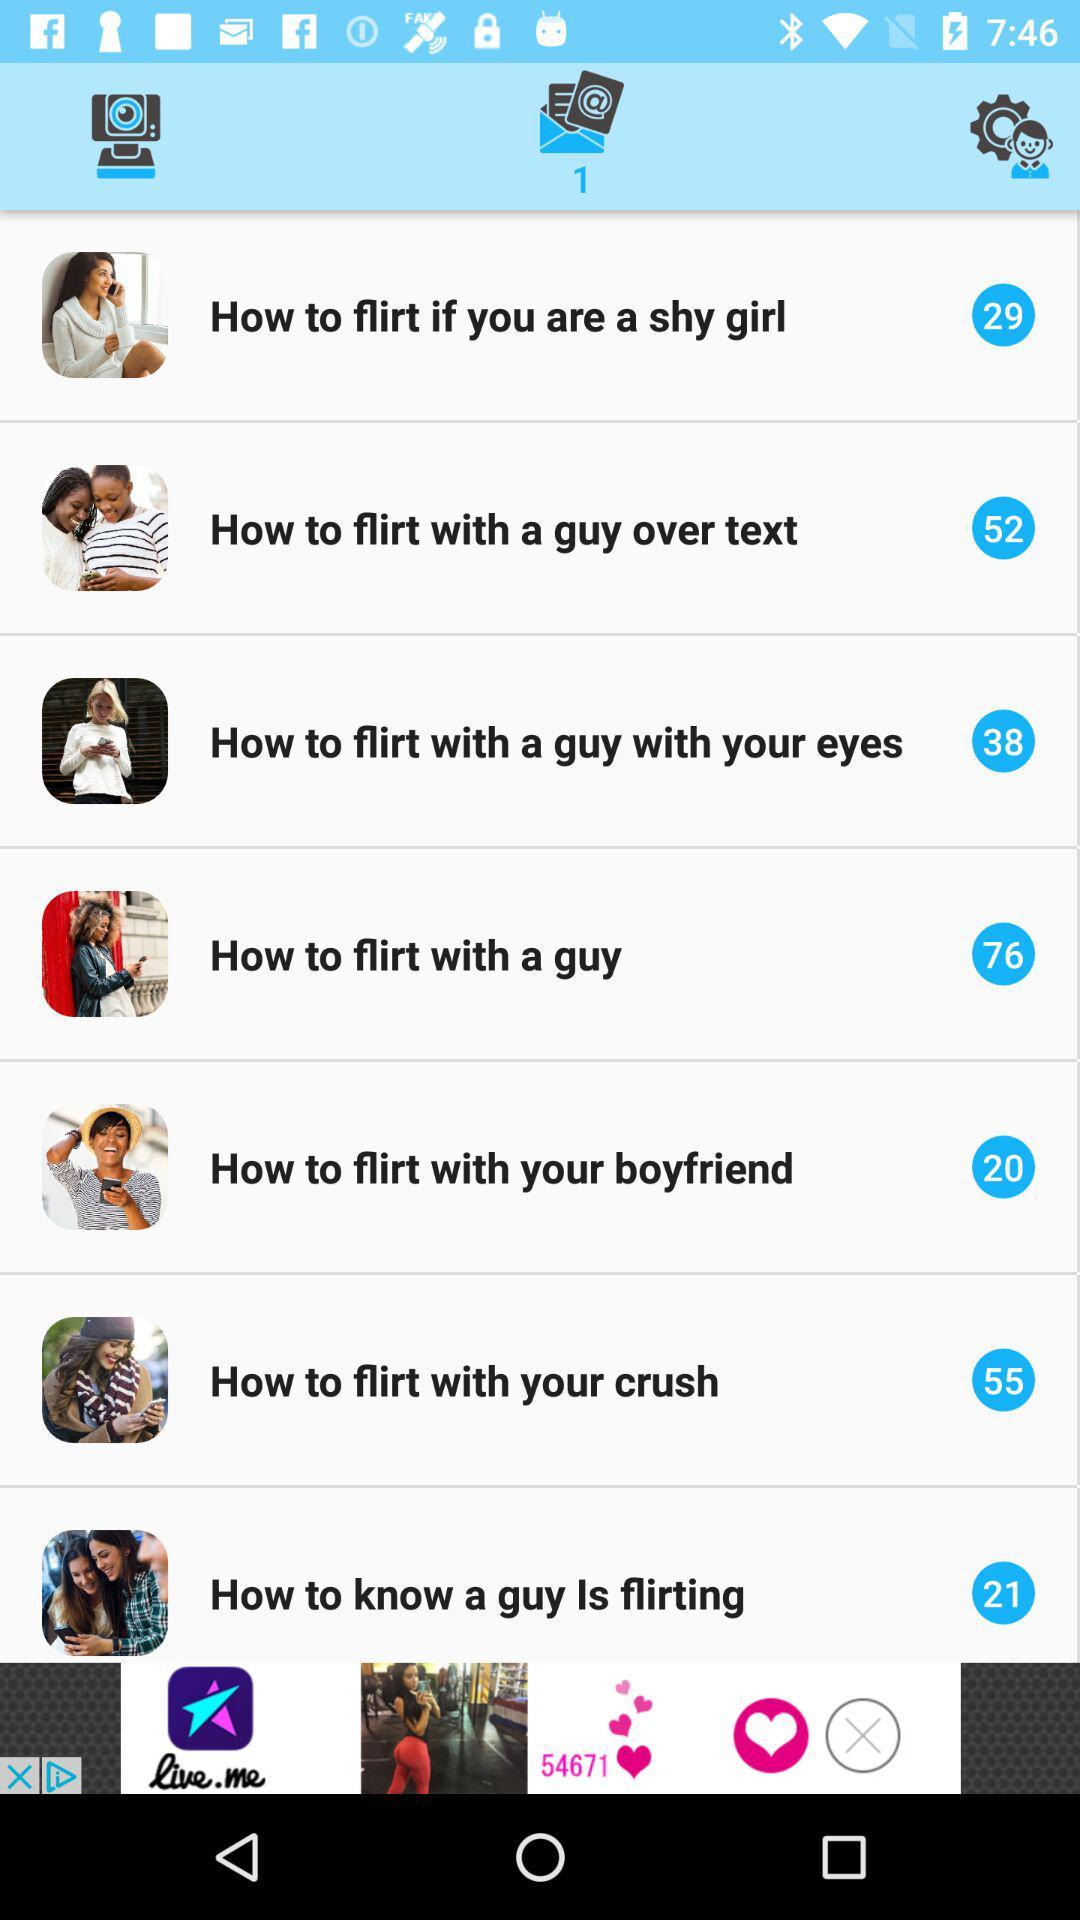 The height and width of the screenshot is (1920, 1080). I want to click on the image which is before how to flirt with a guy on the page, so click(104, 953).